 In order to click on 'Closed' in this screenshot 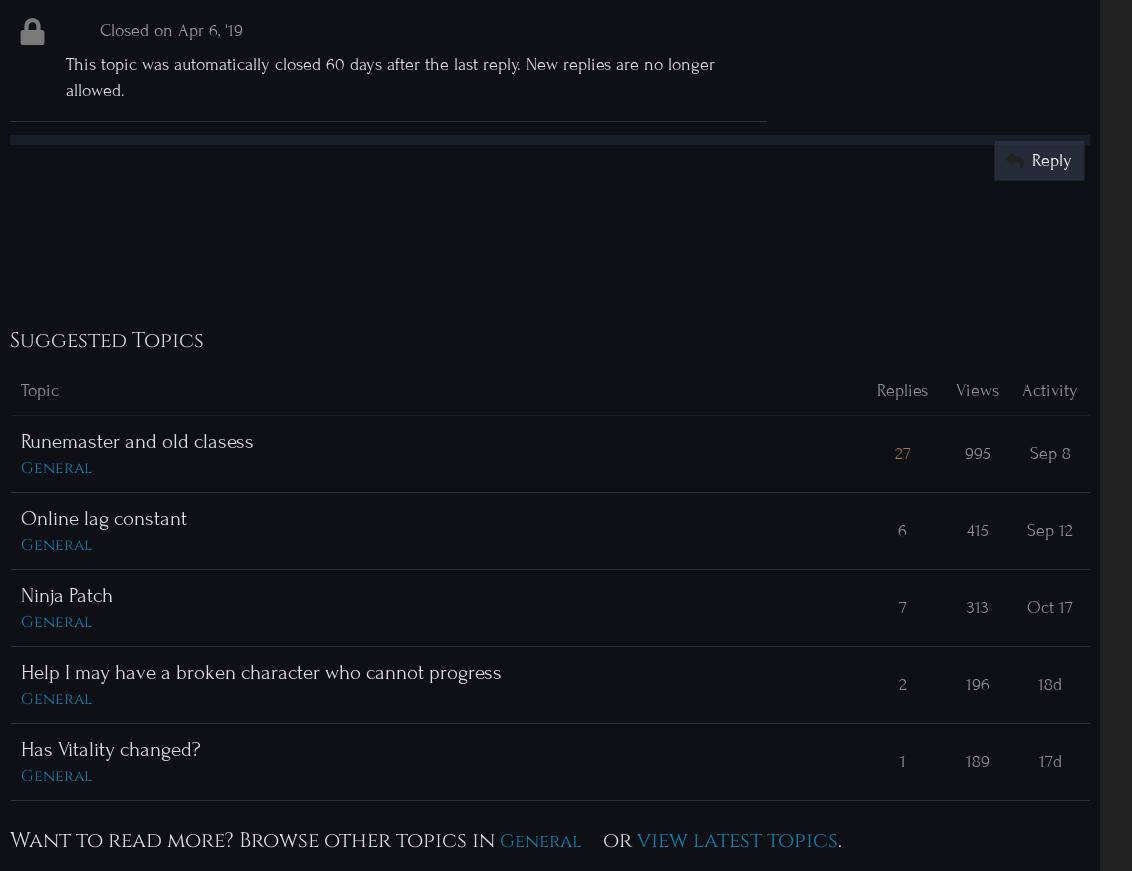, I will do `click(126, 29)`.